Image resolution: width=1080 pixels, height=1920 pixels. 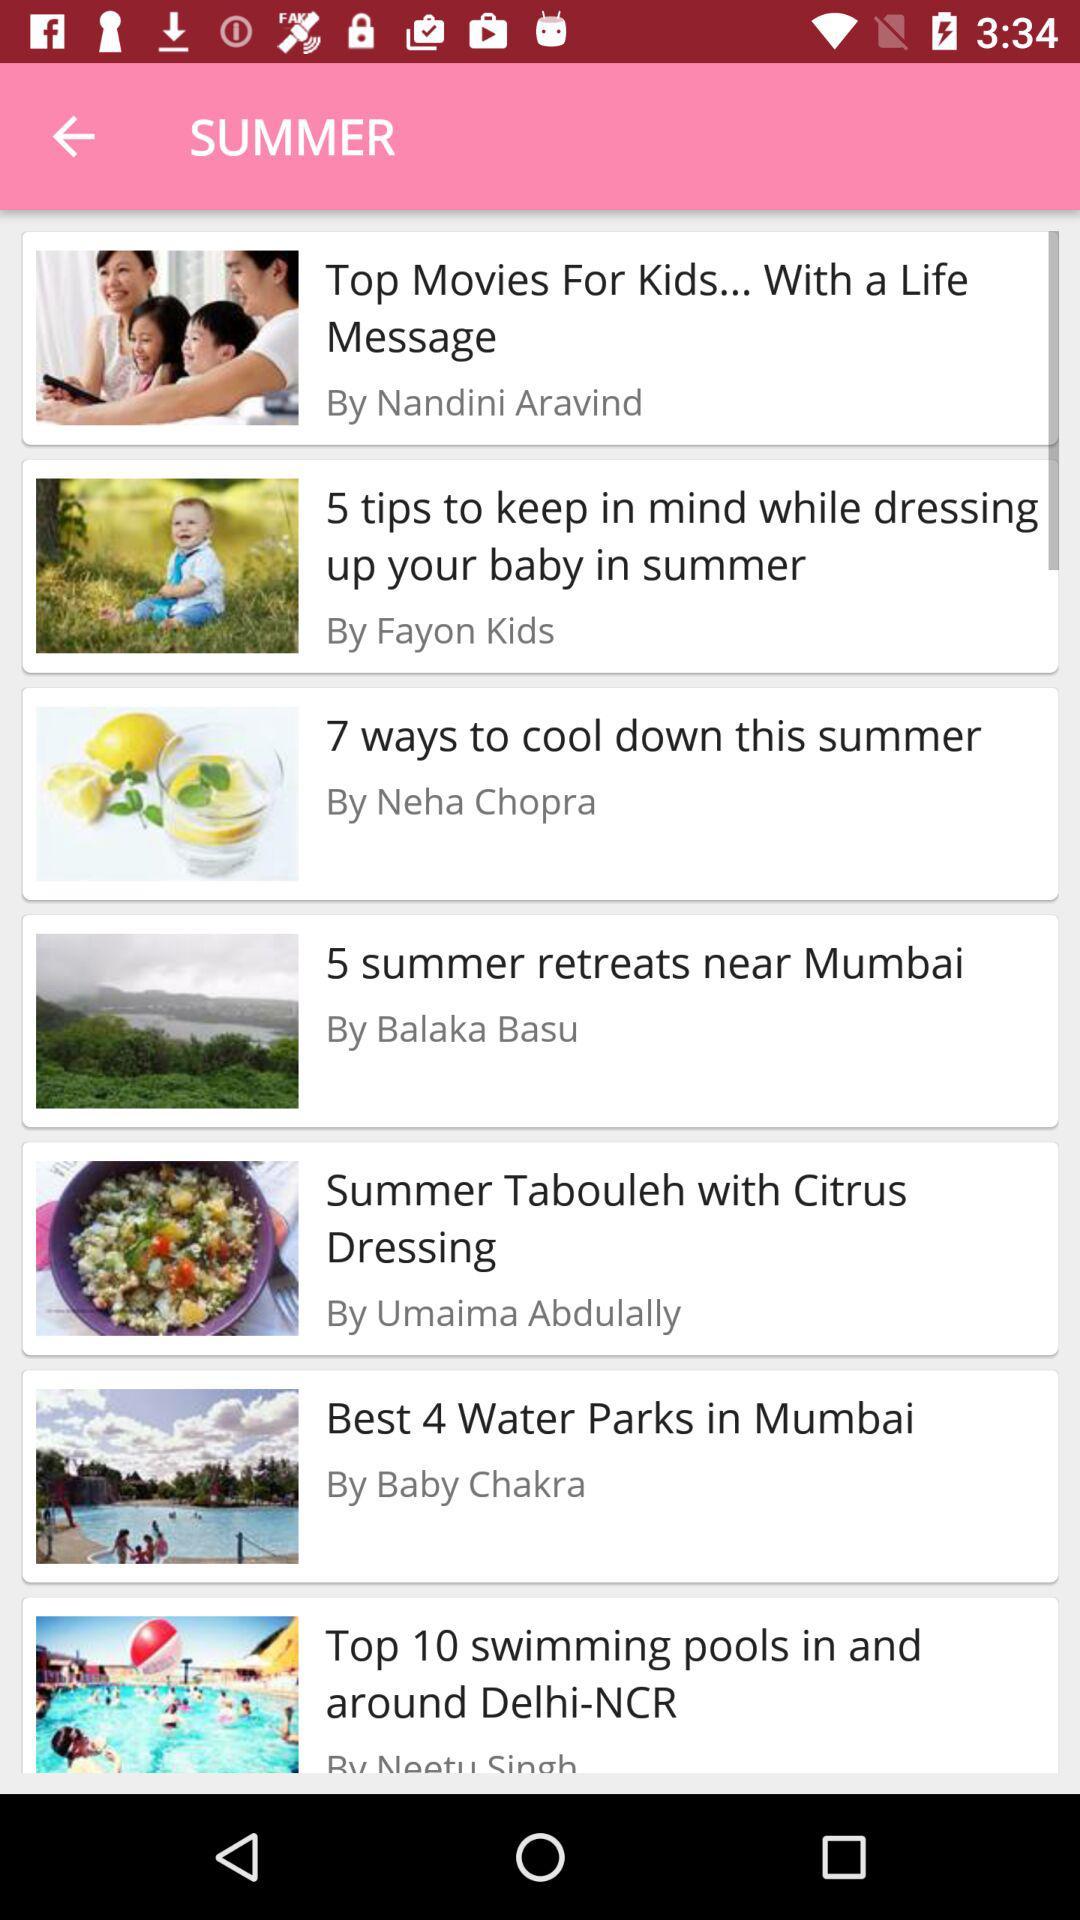 What do you see at coordinates (439, 628) in the screenshot?
I see `icon above the 7 ways to` at bounding box center [439, 628].